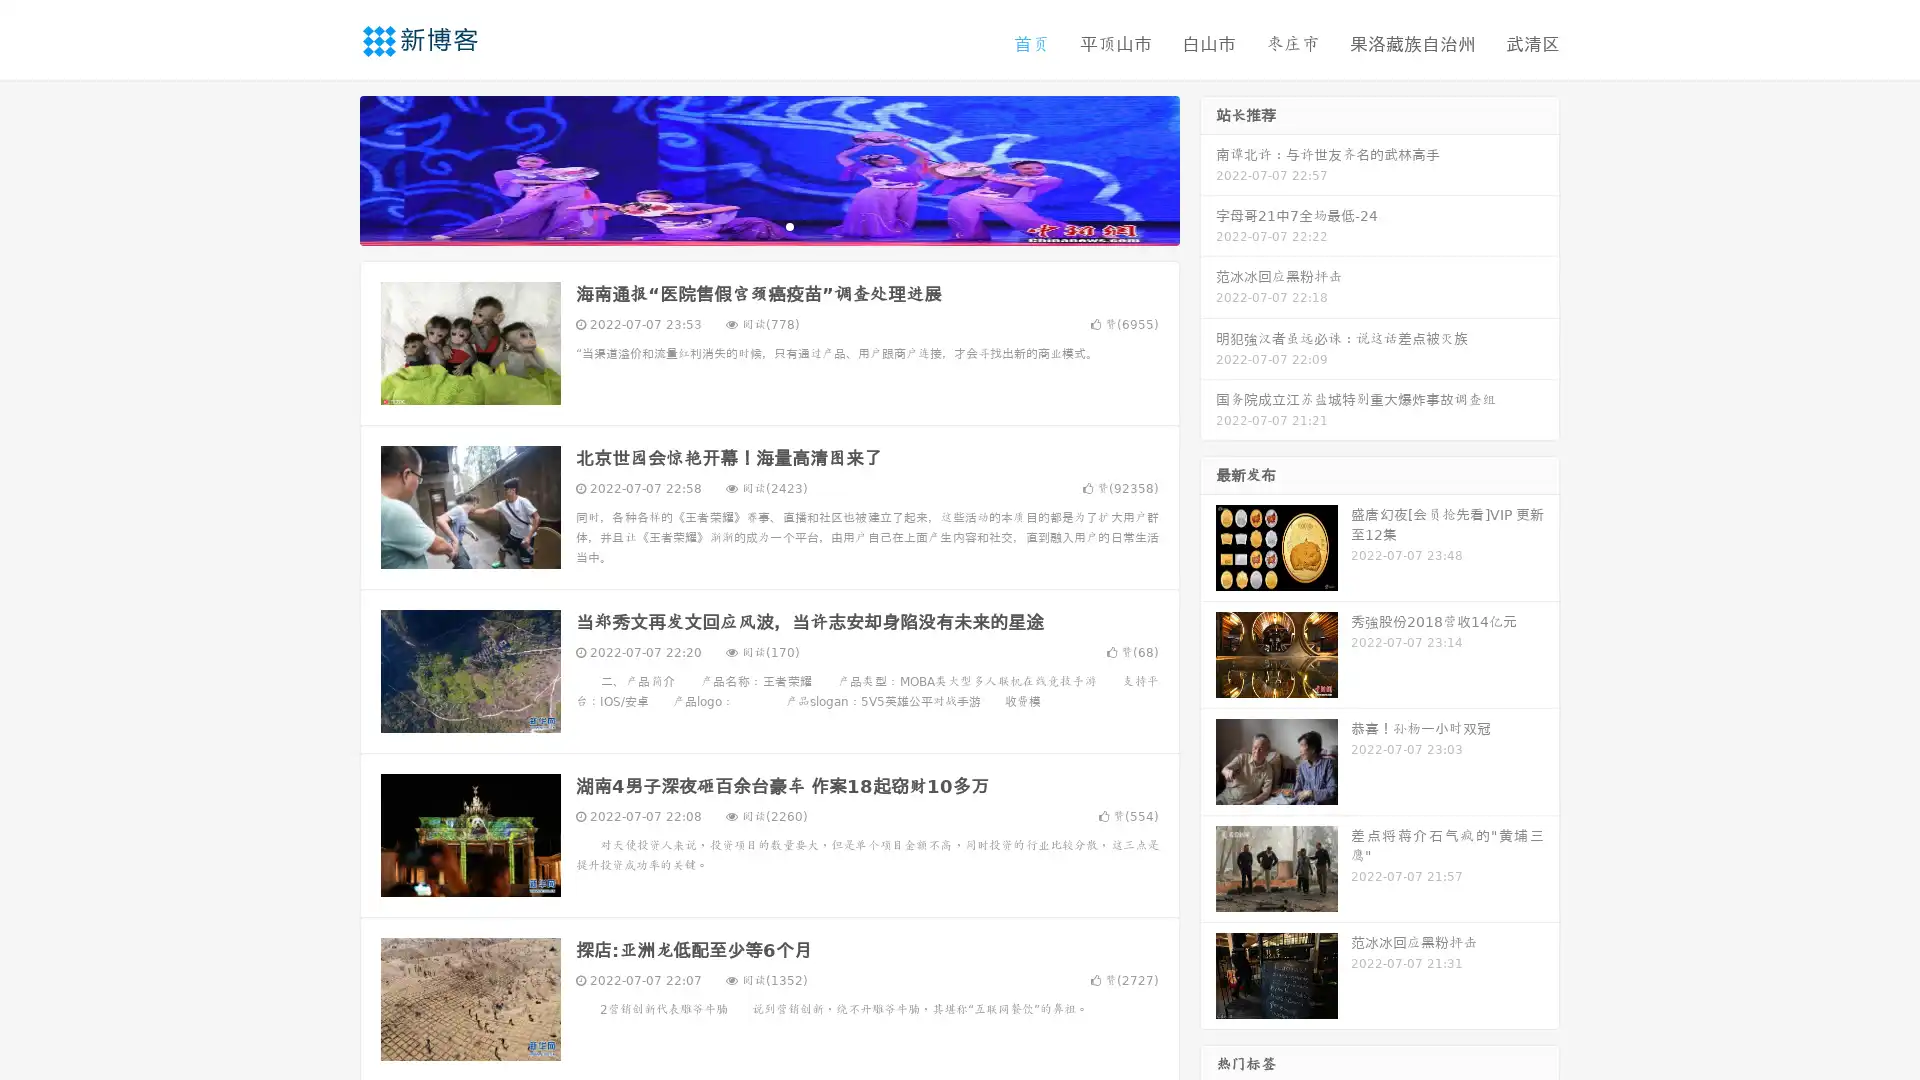 The width and height of the screenshot is (1920, 1080). Describe the element at coordinates (330, 168) in the screenshot. I see `Previous slide` at that location.